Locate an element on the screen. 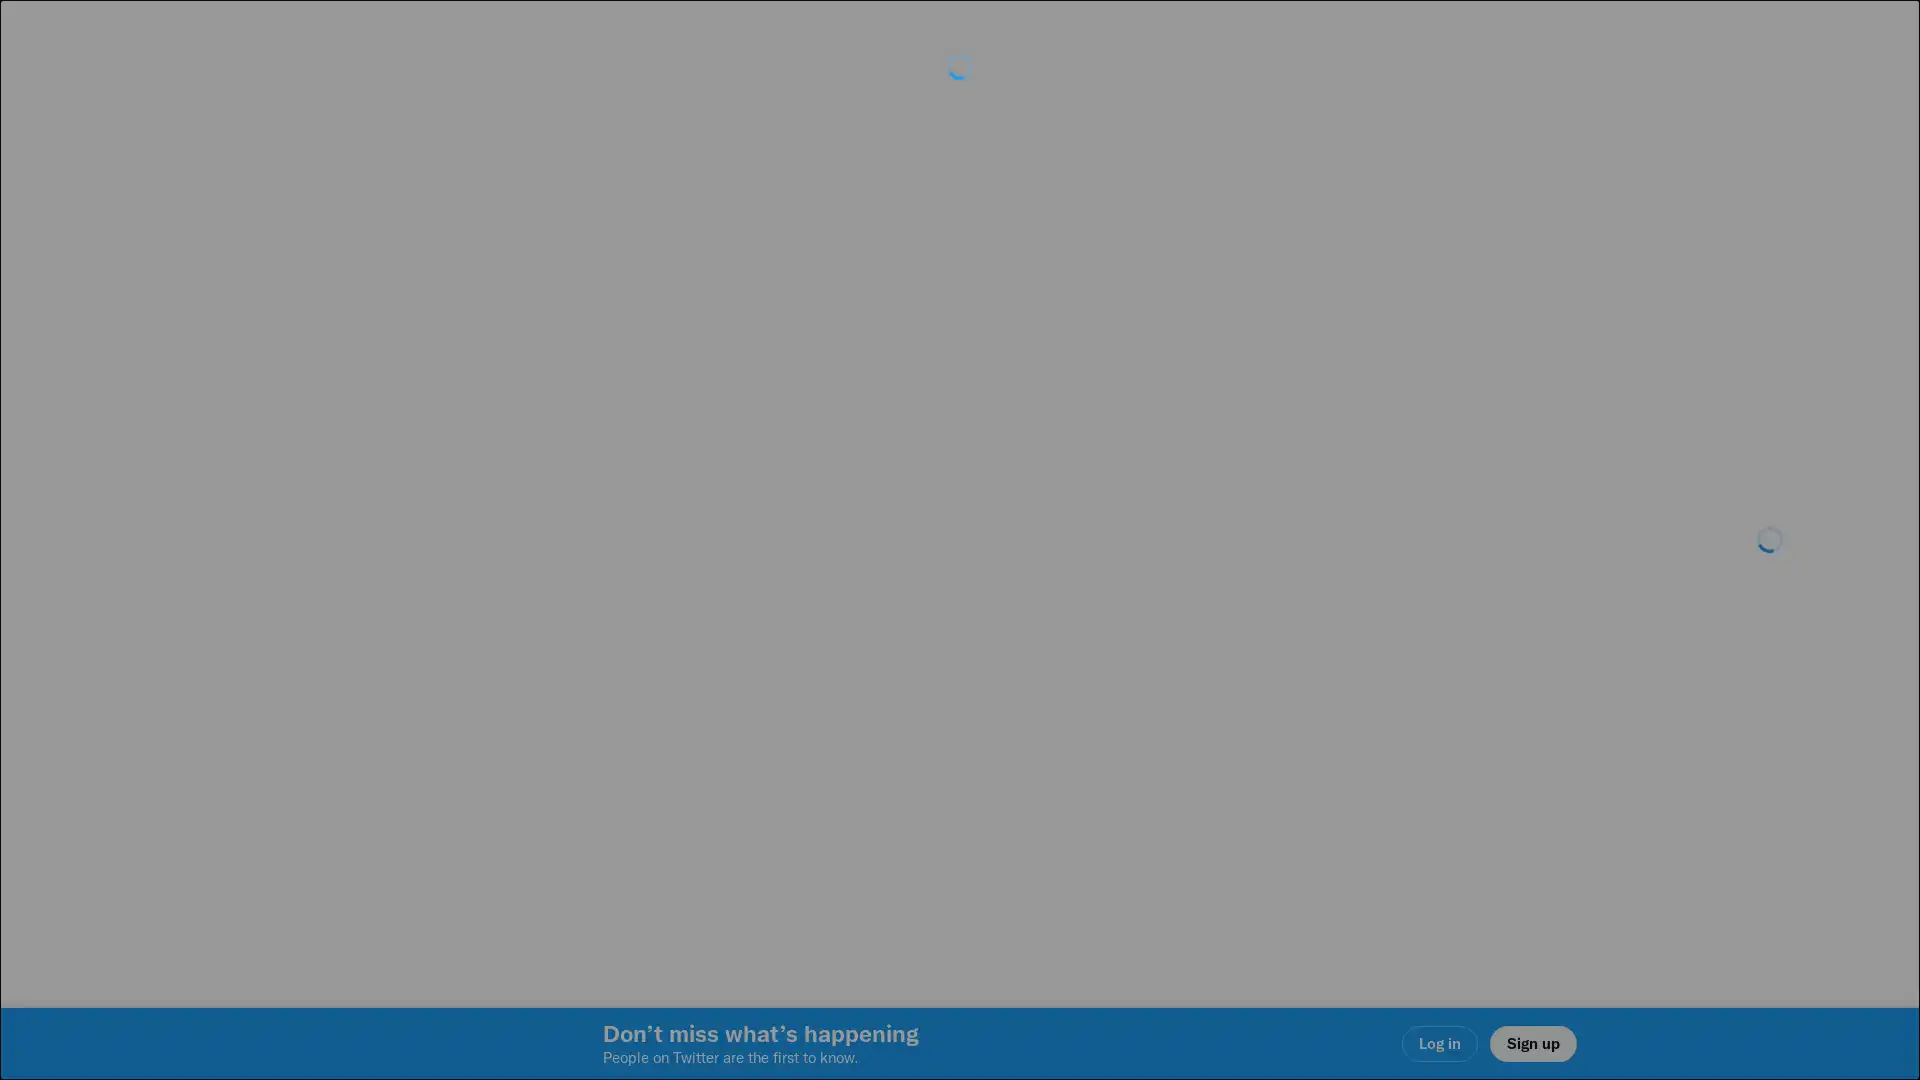 The width and height of the screenshot is (1920, 1080). Log in is located at coordinates (1200, 681).